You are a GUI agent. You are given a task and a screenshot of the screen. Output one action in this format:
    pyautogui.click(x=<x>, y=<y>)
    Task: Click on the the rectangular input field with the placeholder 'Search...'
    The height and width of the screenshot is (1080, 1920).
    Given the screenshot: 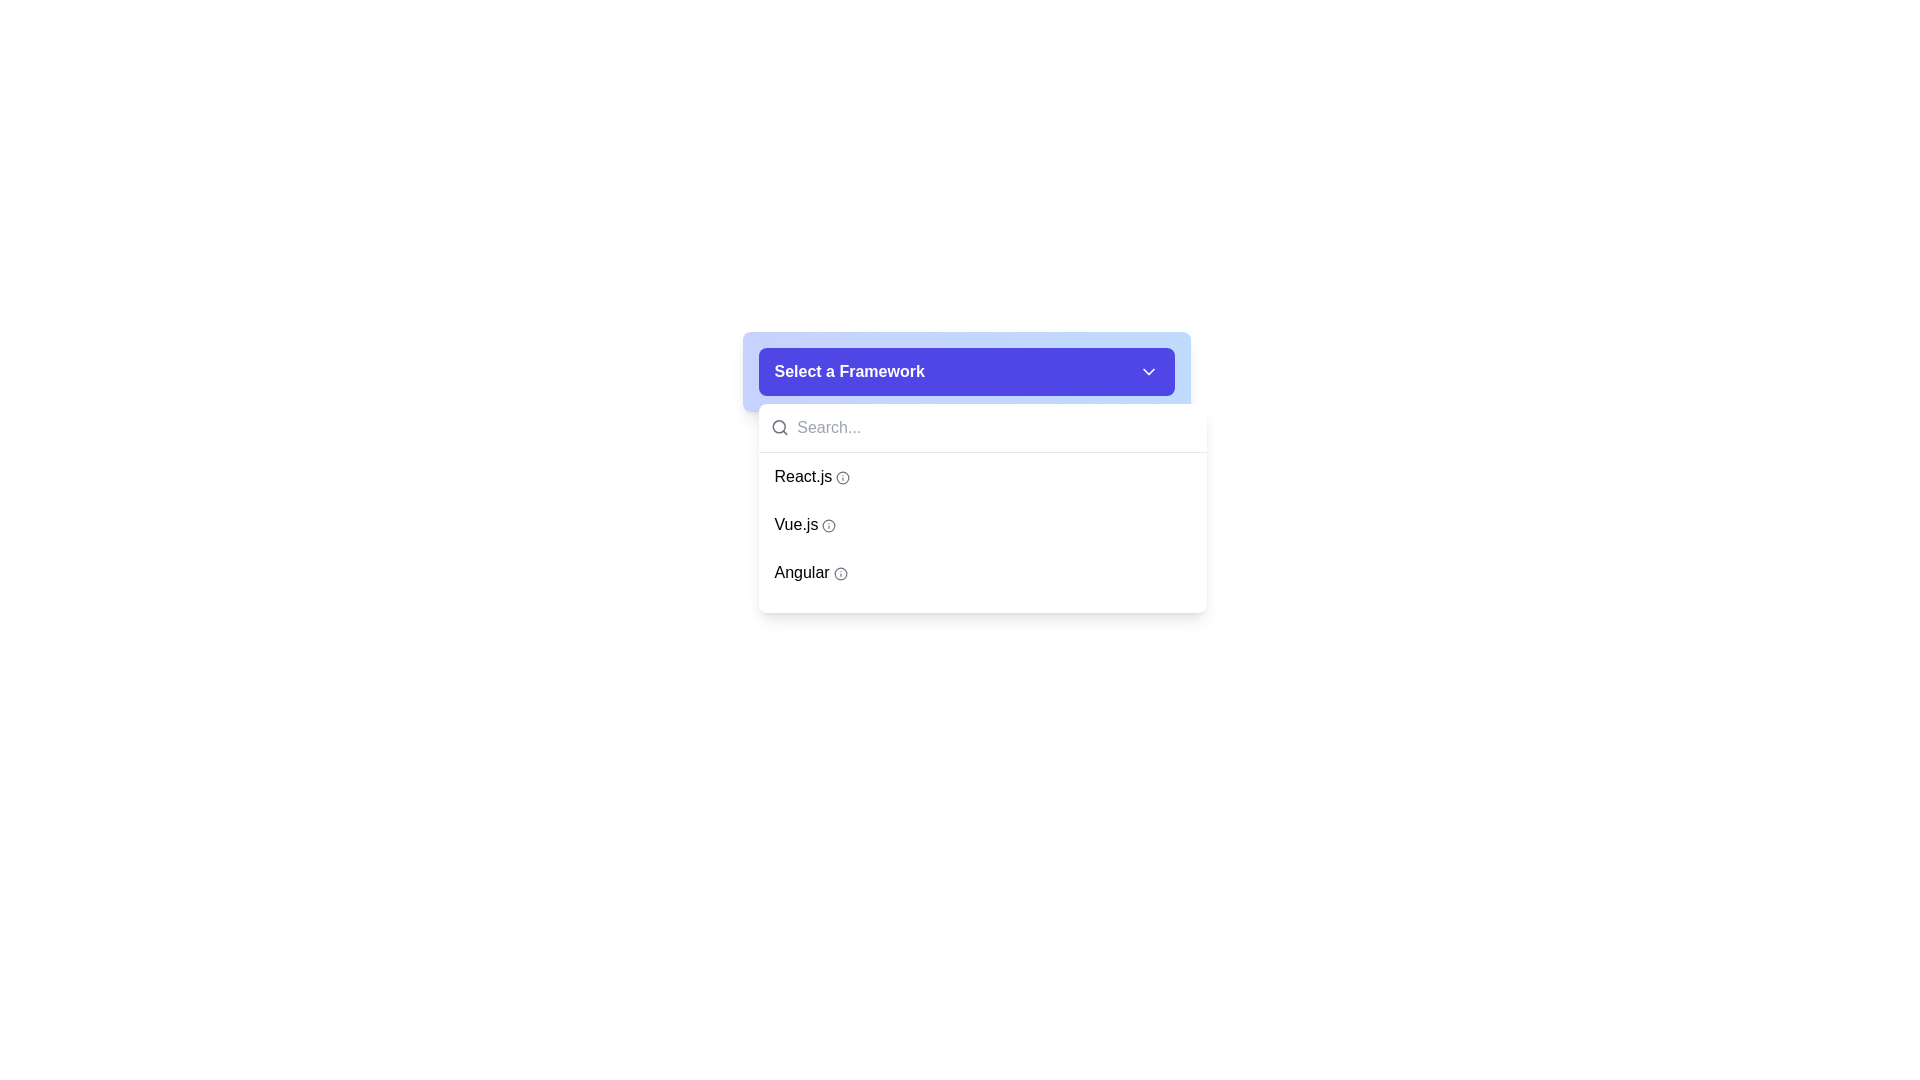 What is the action you would take?
    pyautogui.click(x=995, y=427)
    